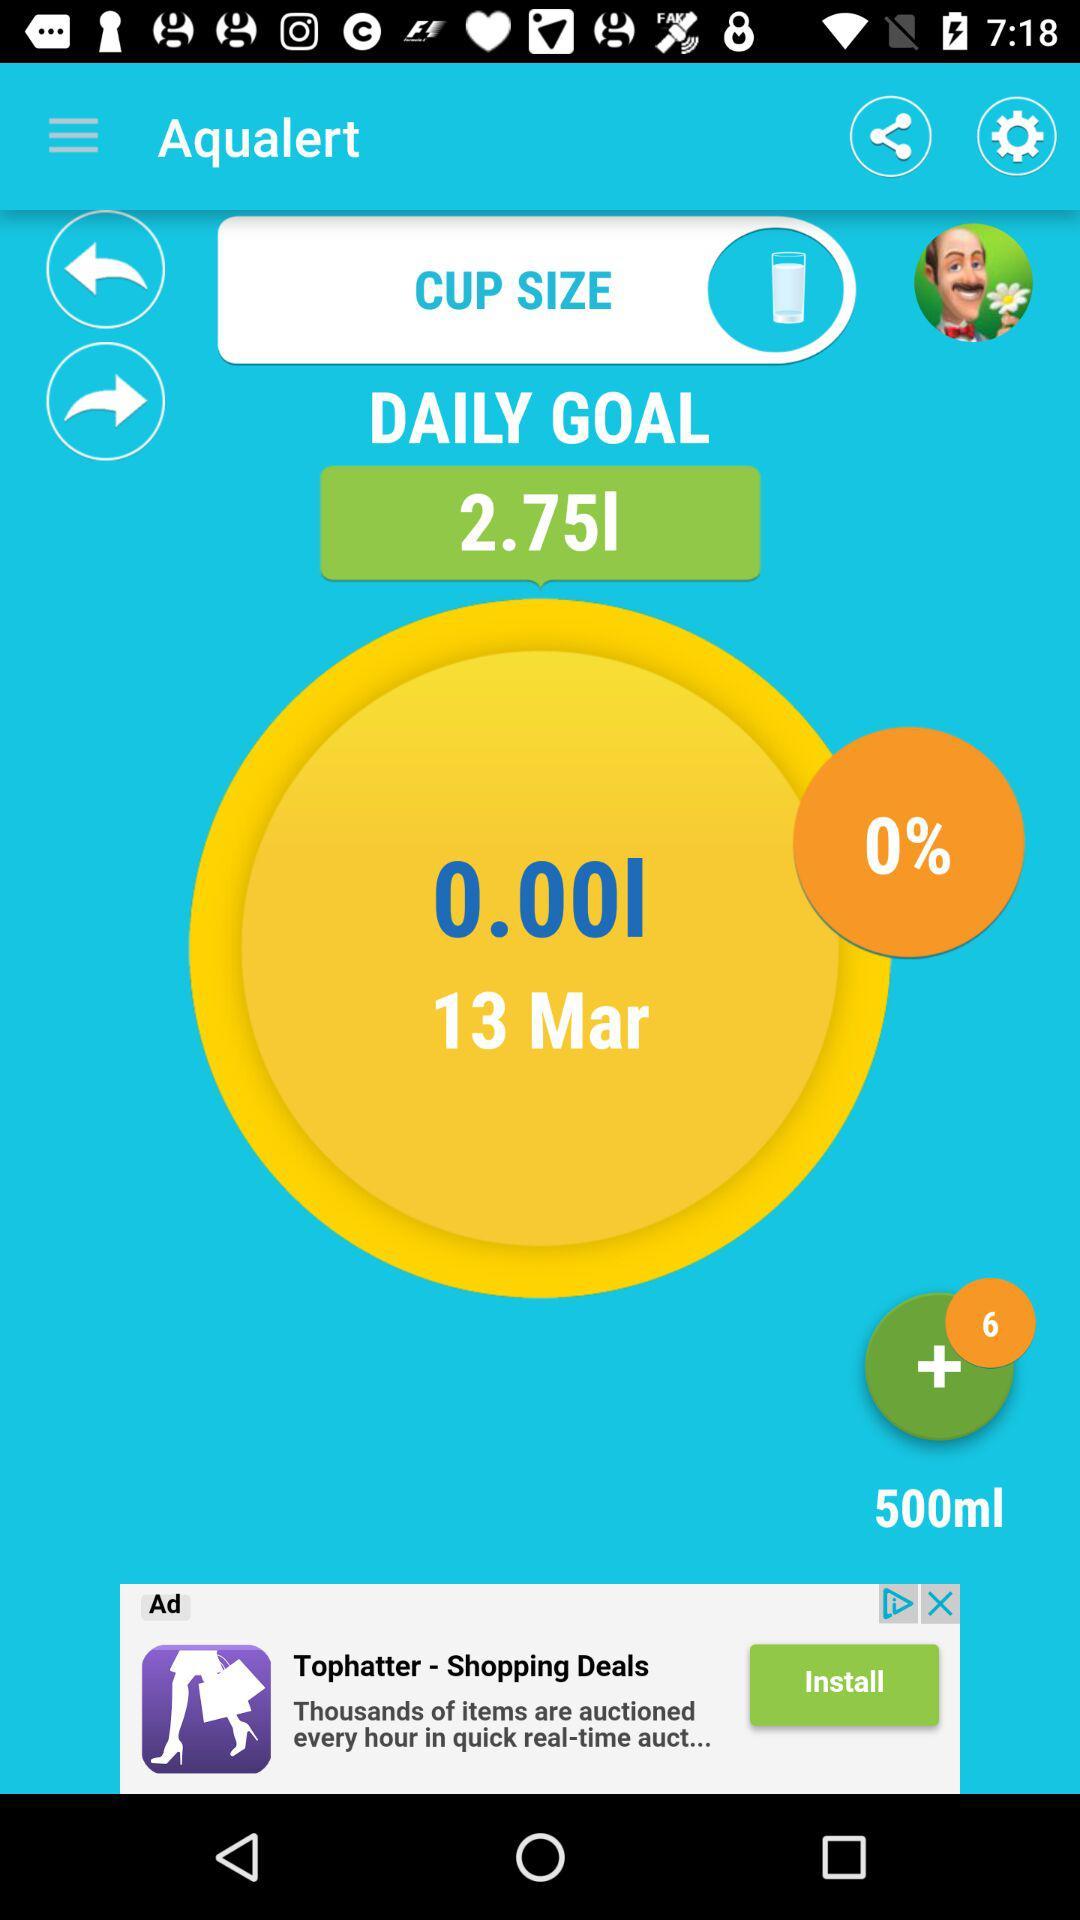  I want to click on click an advertisement, so click(540, 1688).